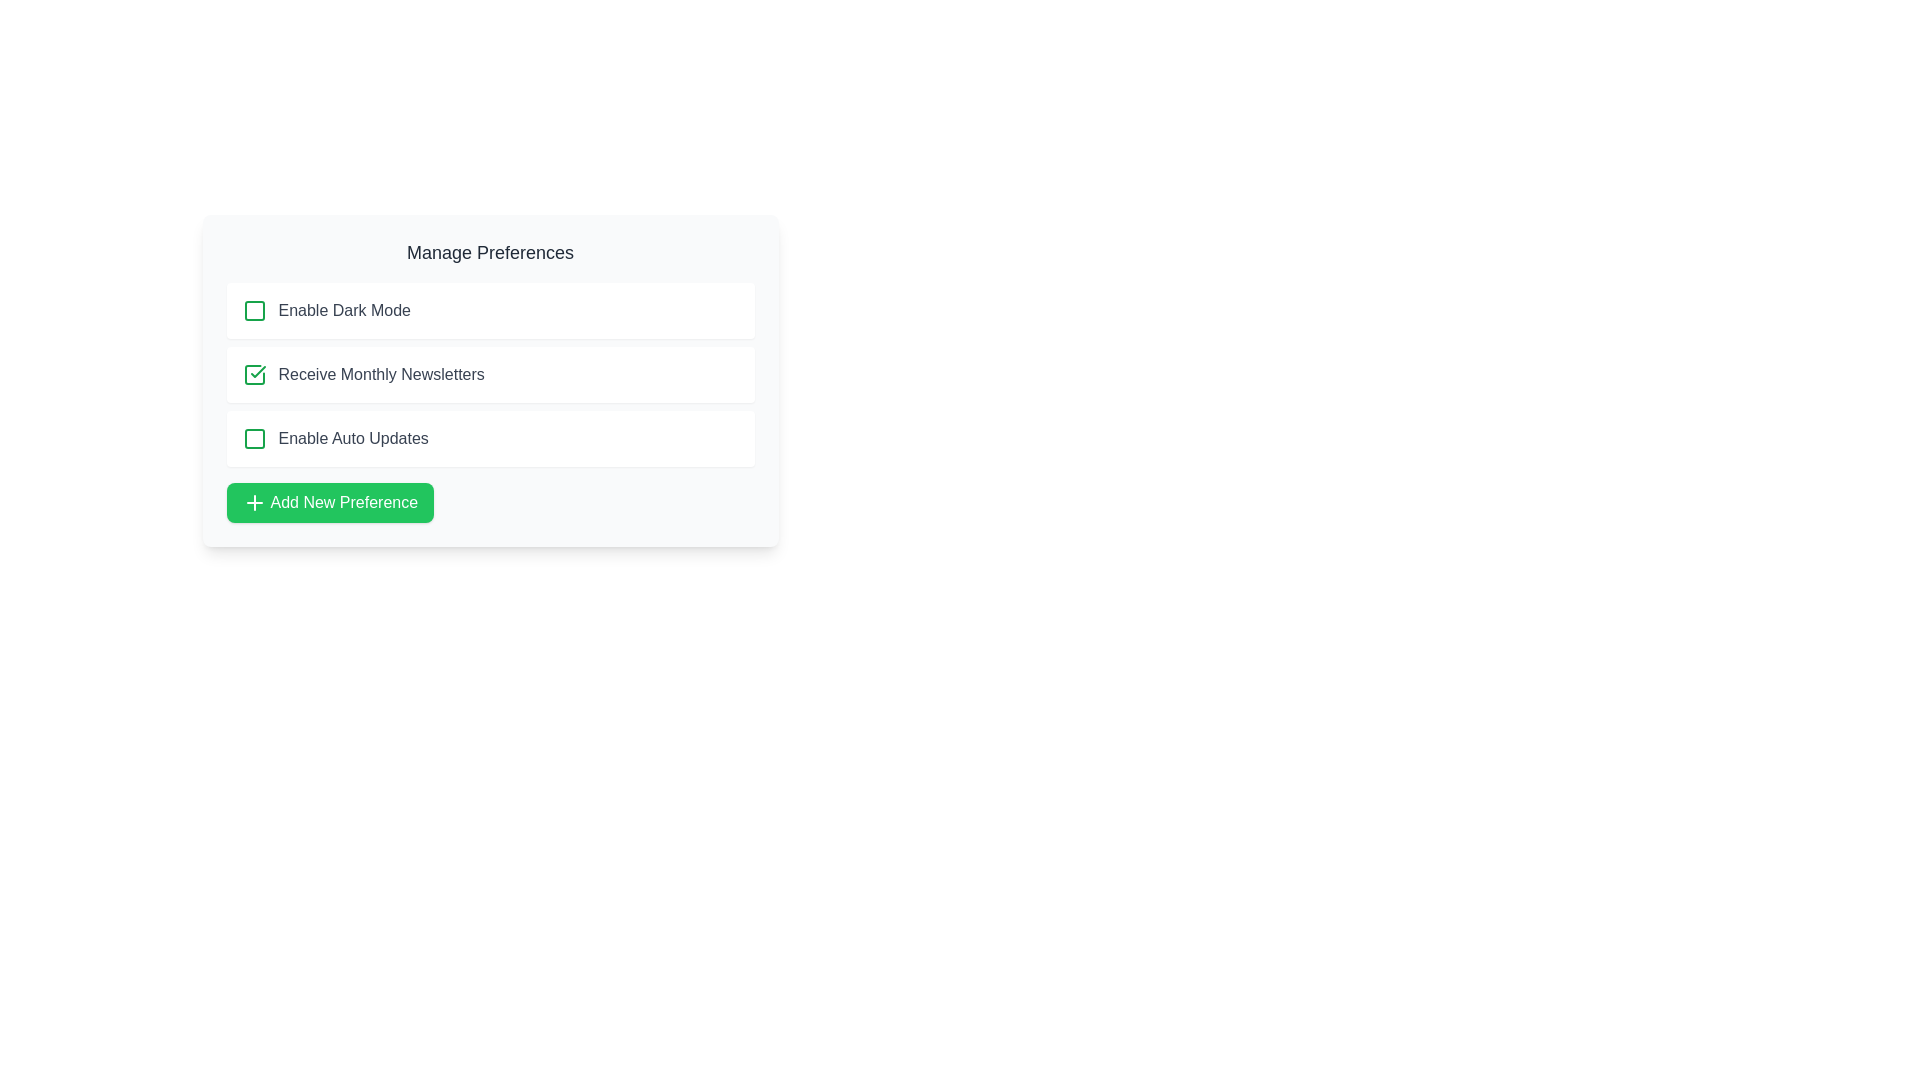 The image size is (1920, 1080). What do you see at coordinates (344, 501) in the screenshot?
I see `the 'Add New Preference' button which has a white text on a green background` at bounding box center [344, 501].